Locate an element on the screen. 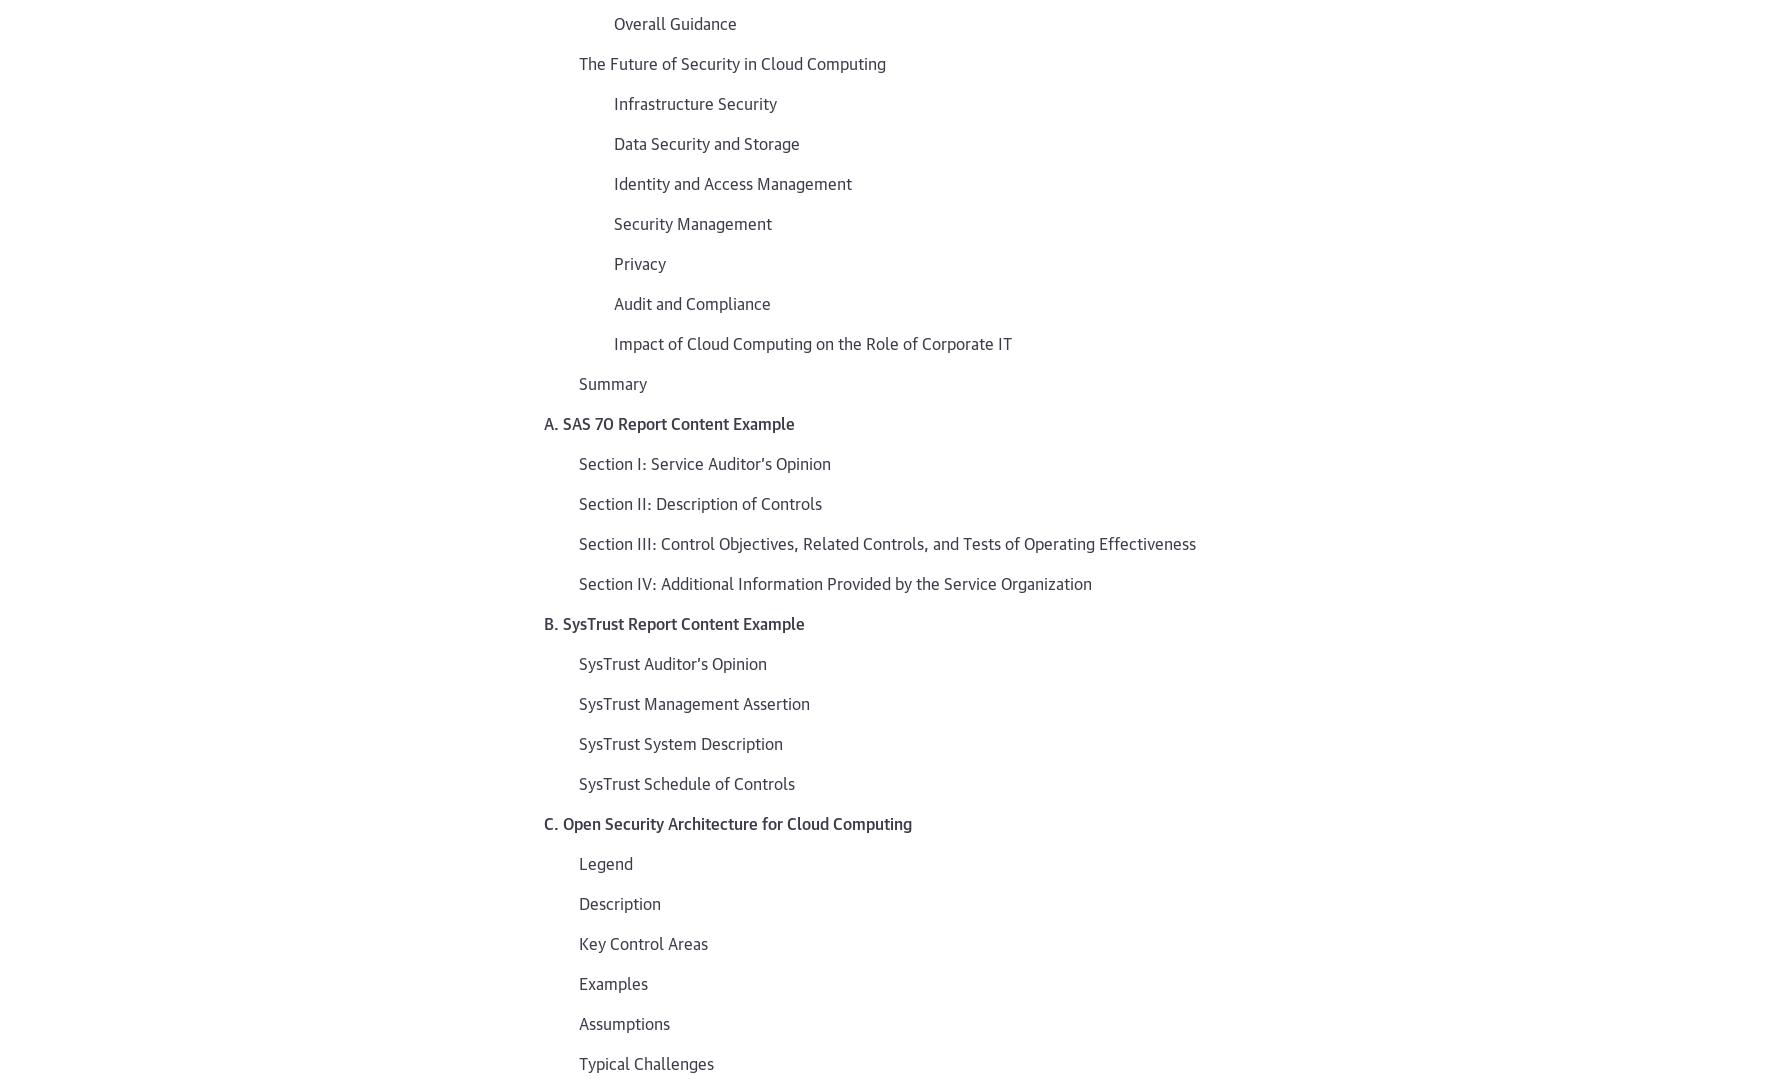  'Identity and Access Management' is located at coordinates (731, 182).